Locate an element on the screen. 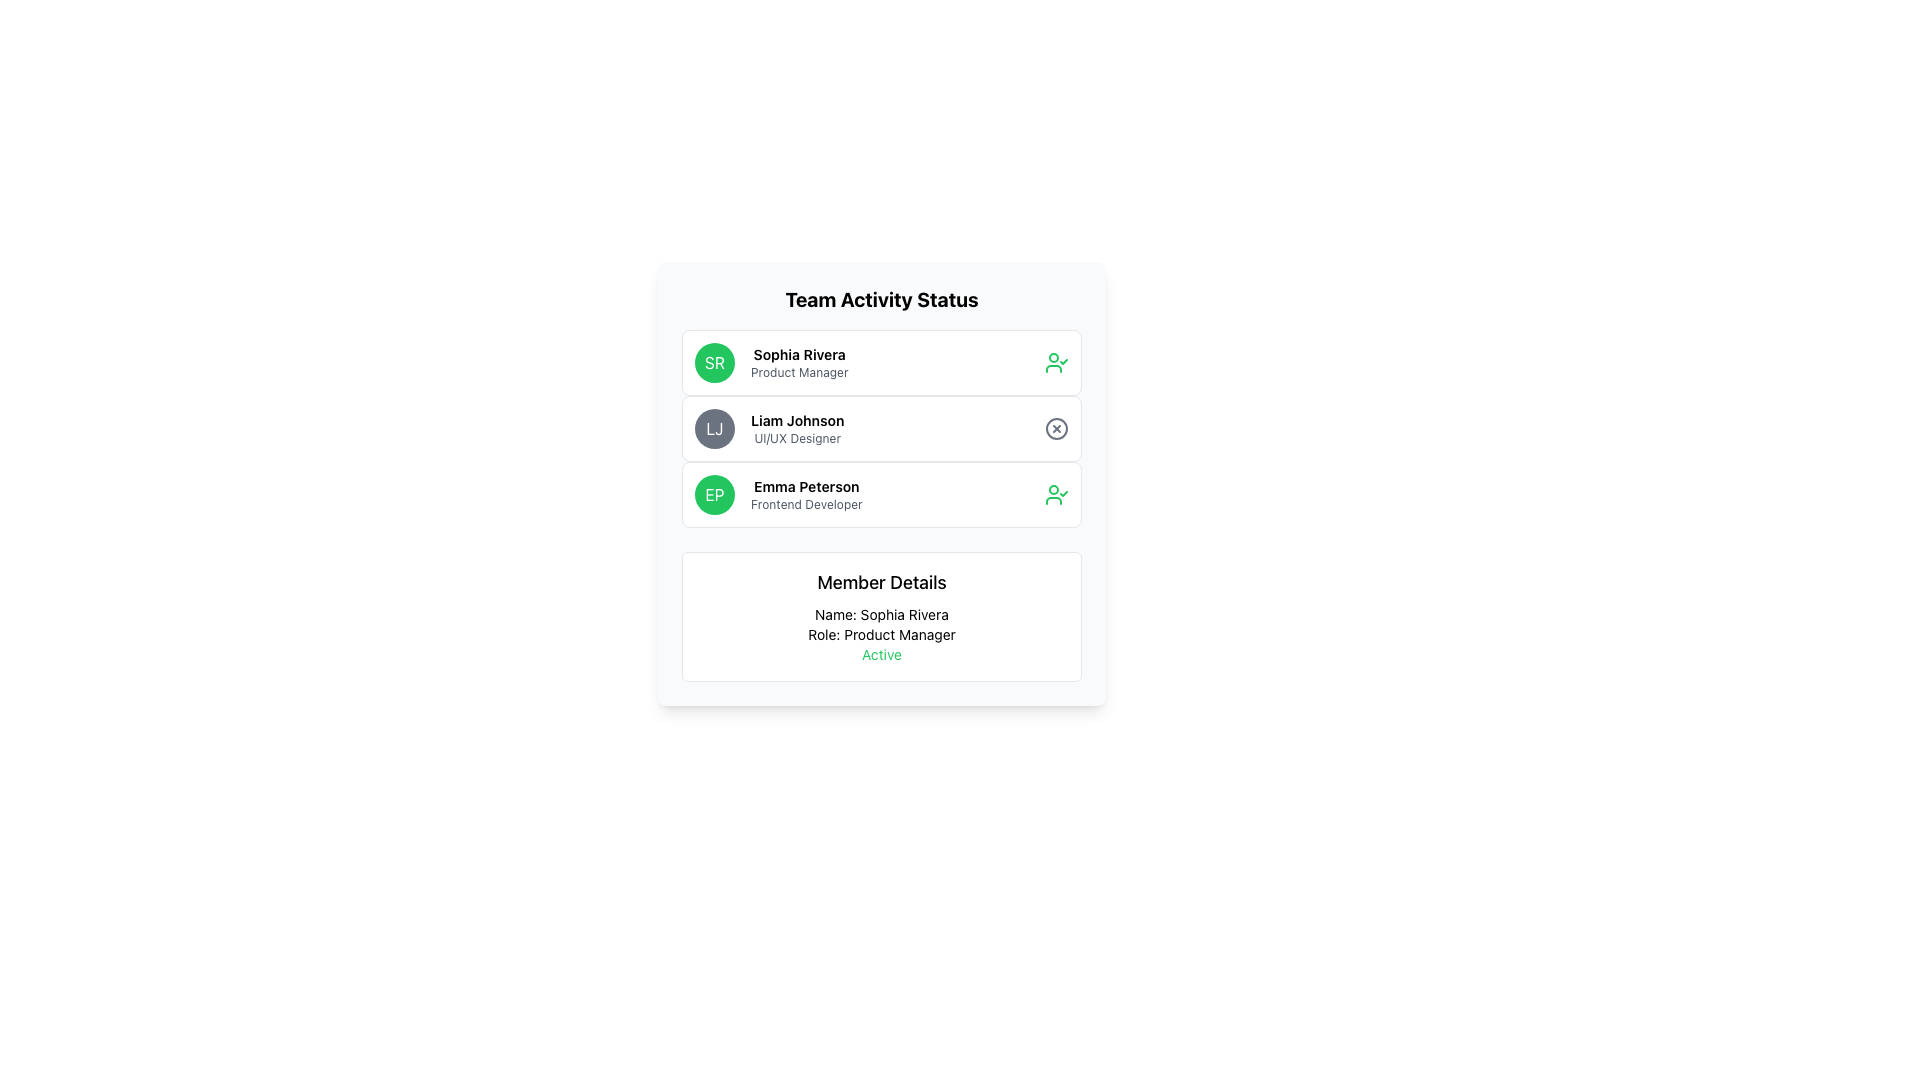 This screenshot has width=1920, height=1080. the static text label displaying 'Sophia Rivera' which identifies the individual in the team list is located at coordinates (798, 353).